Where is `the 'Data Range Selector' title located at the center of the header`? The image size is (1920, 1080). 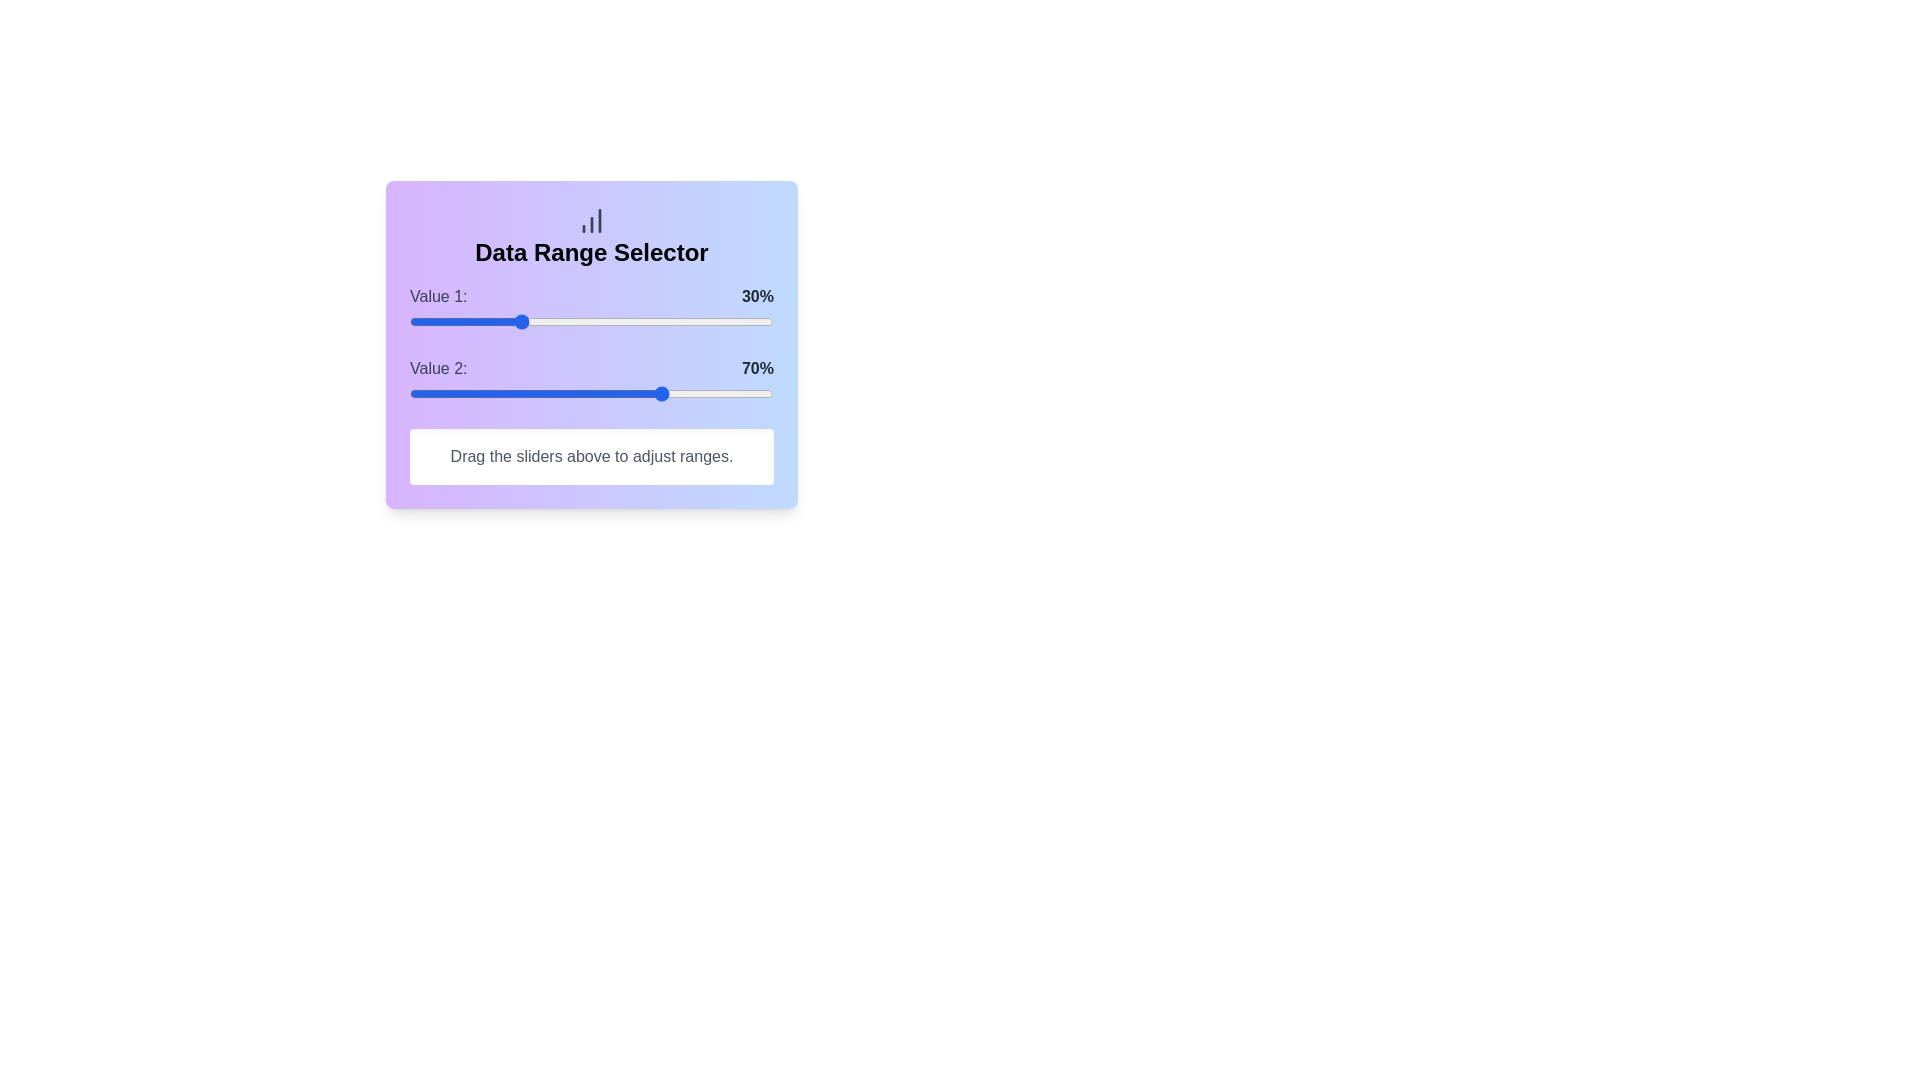
the 'Data Range Selector' title located at the center of the header is located at coordinates (590, 252).